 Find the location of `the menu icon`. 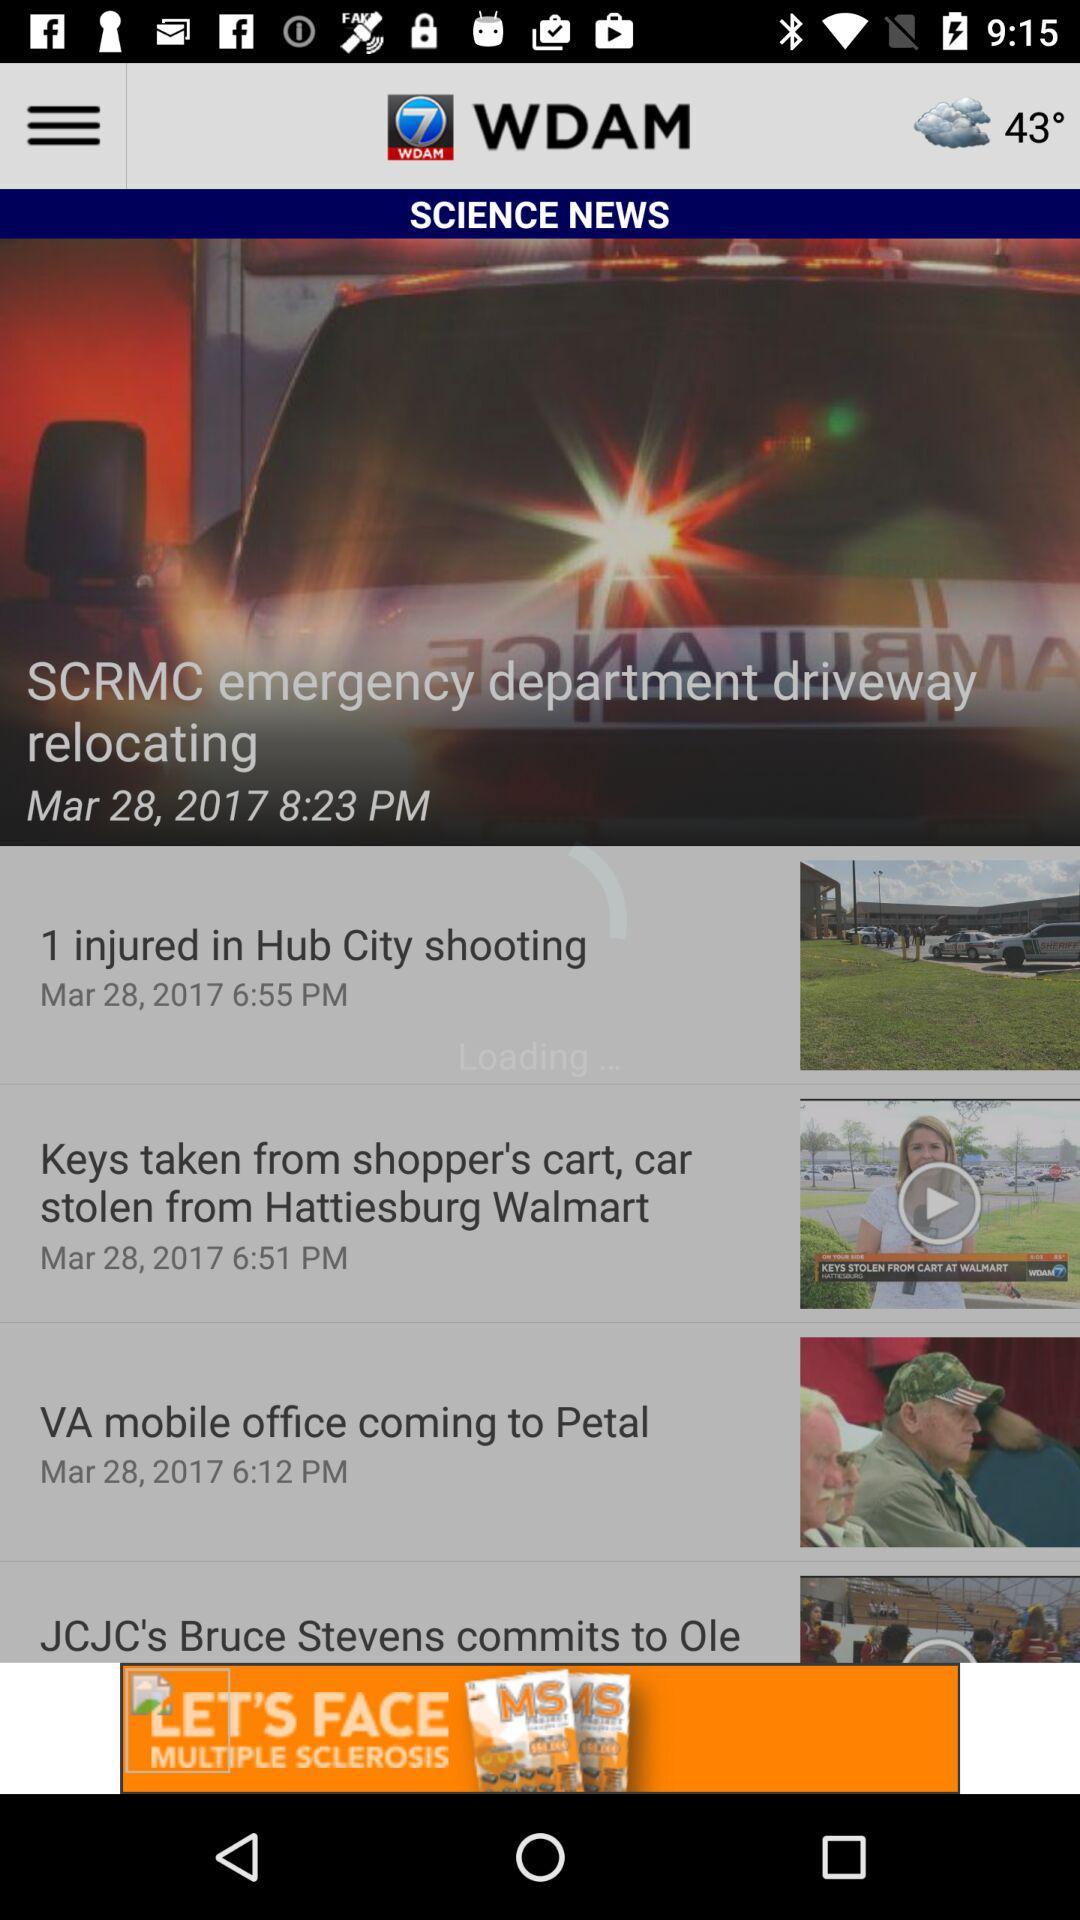

the menu icon is located at coordinates (61, 124).